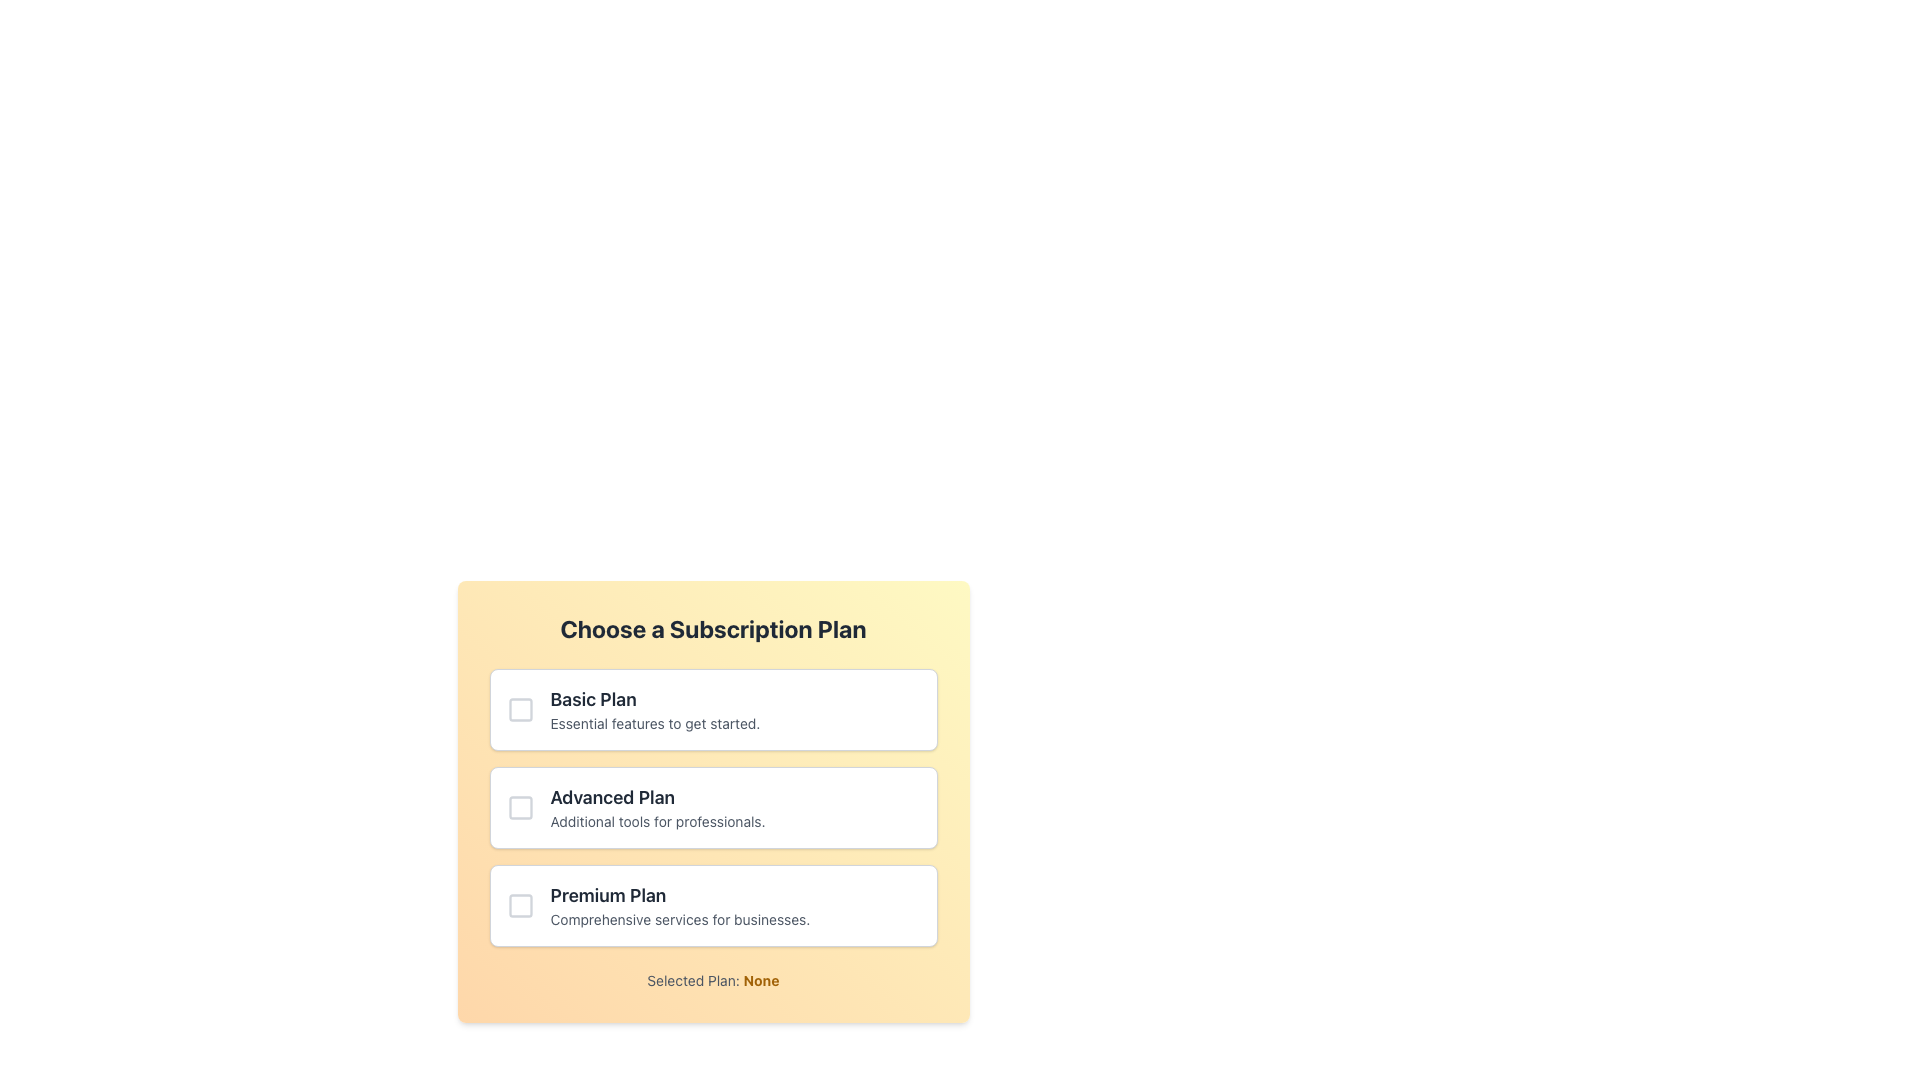 The image size is (1920, 1080). I want to click on information contained in the Informational Text Block titled 'Basic Plan', which includes the headline and subtitle describing essential features, so click(734, 708).